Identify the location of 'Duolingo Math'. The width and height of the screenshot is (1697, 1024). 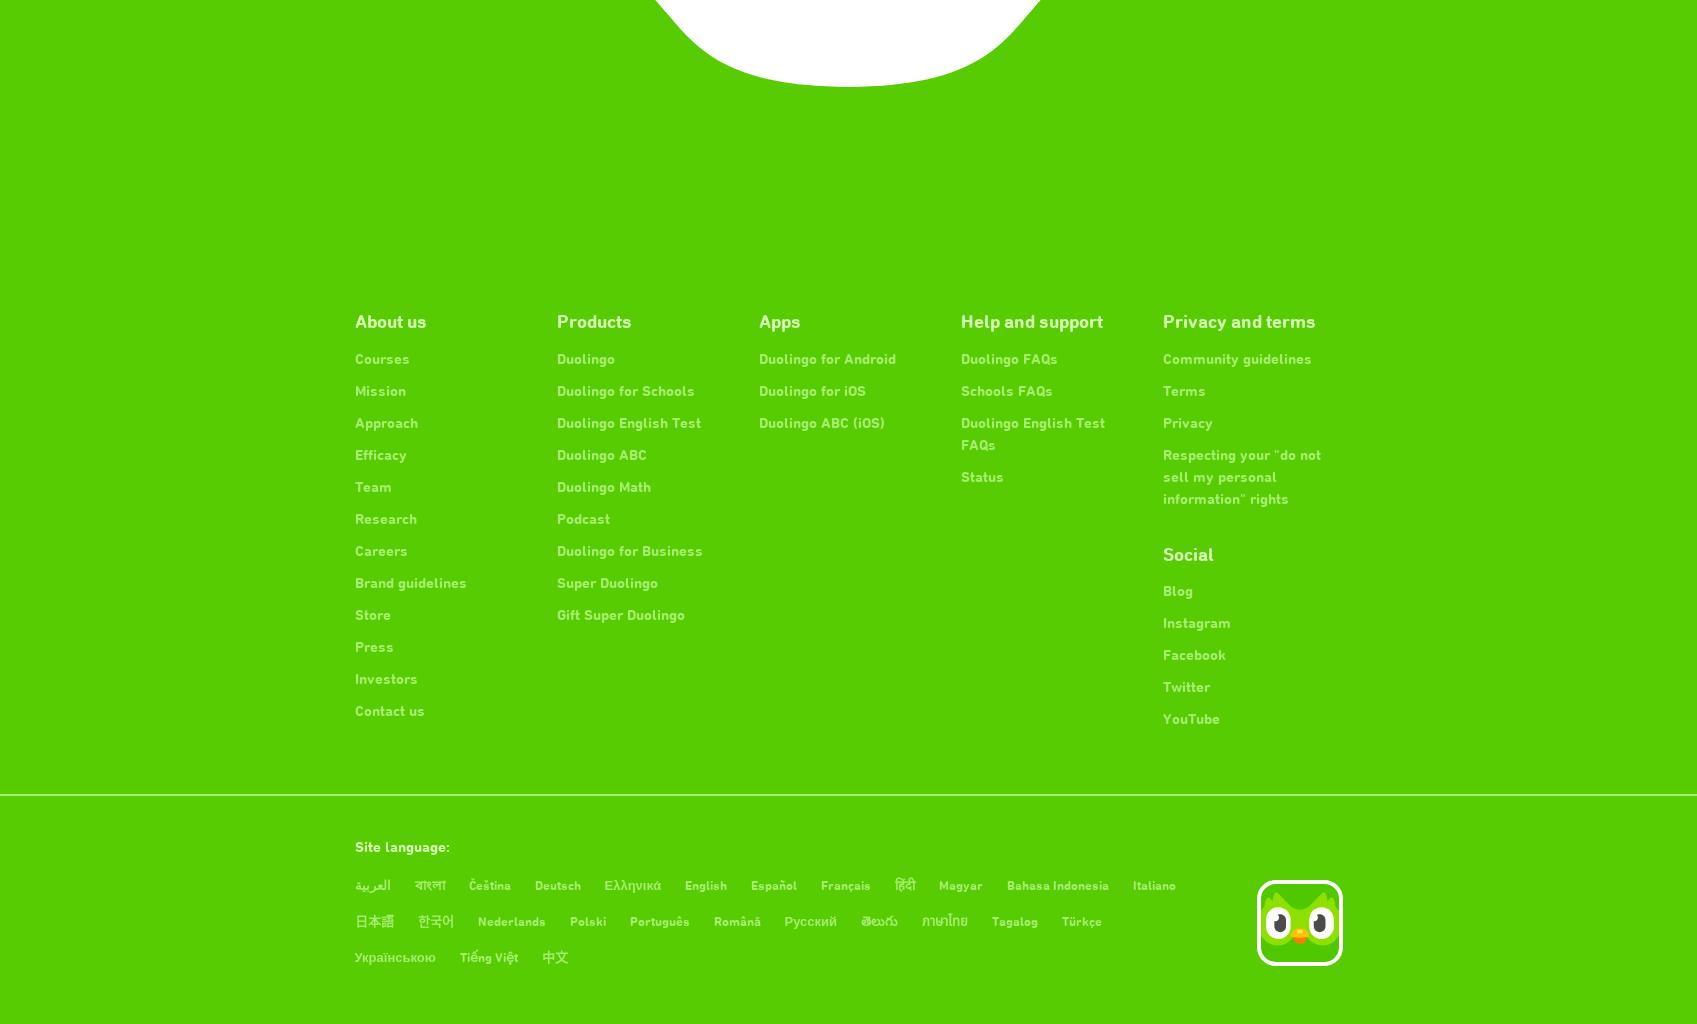
(601, 484).